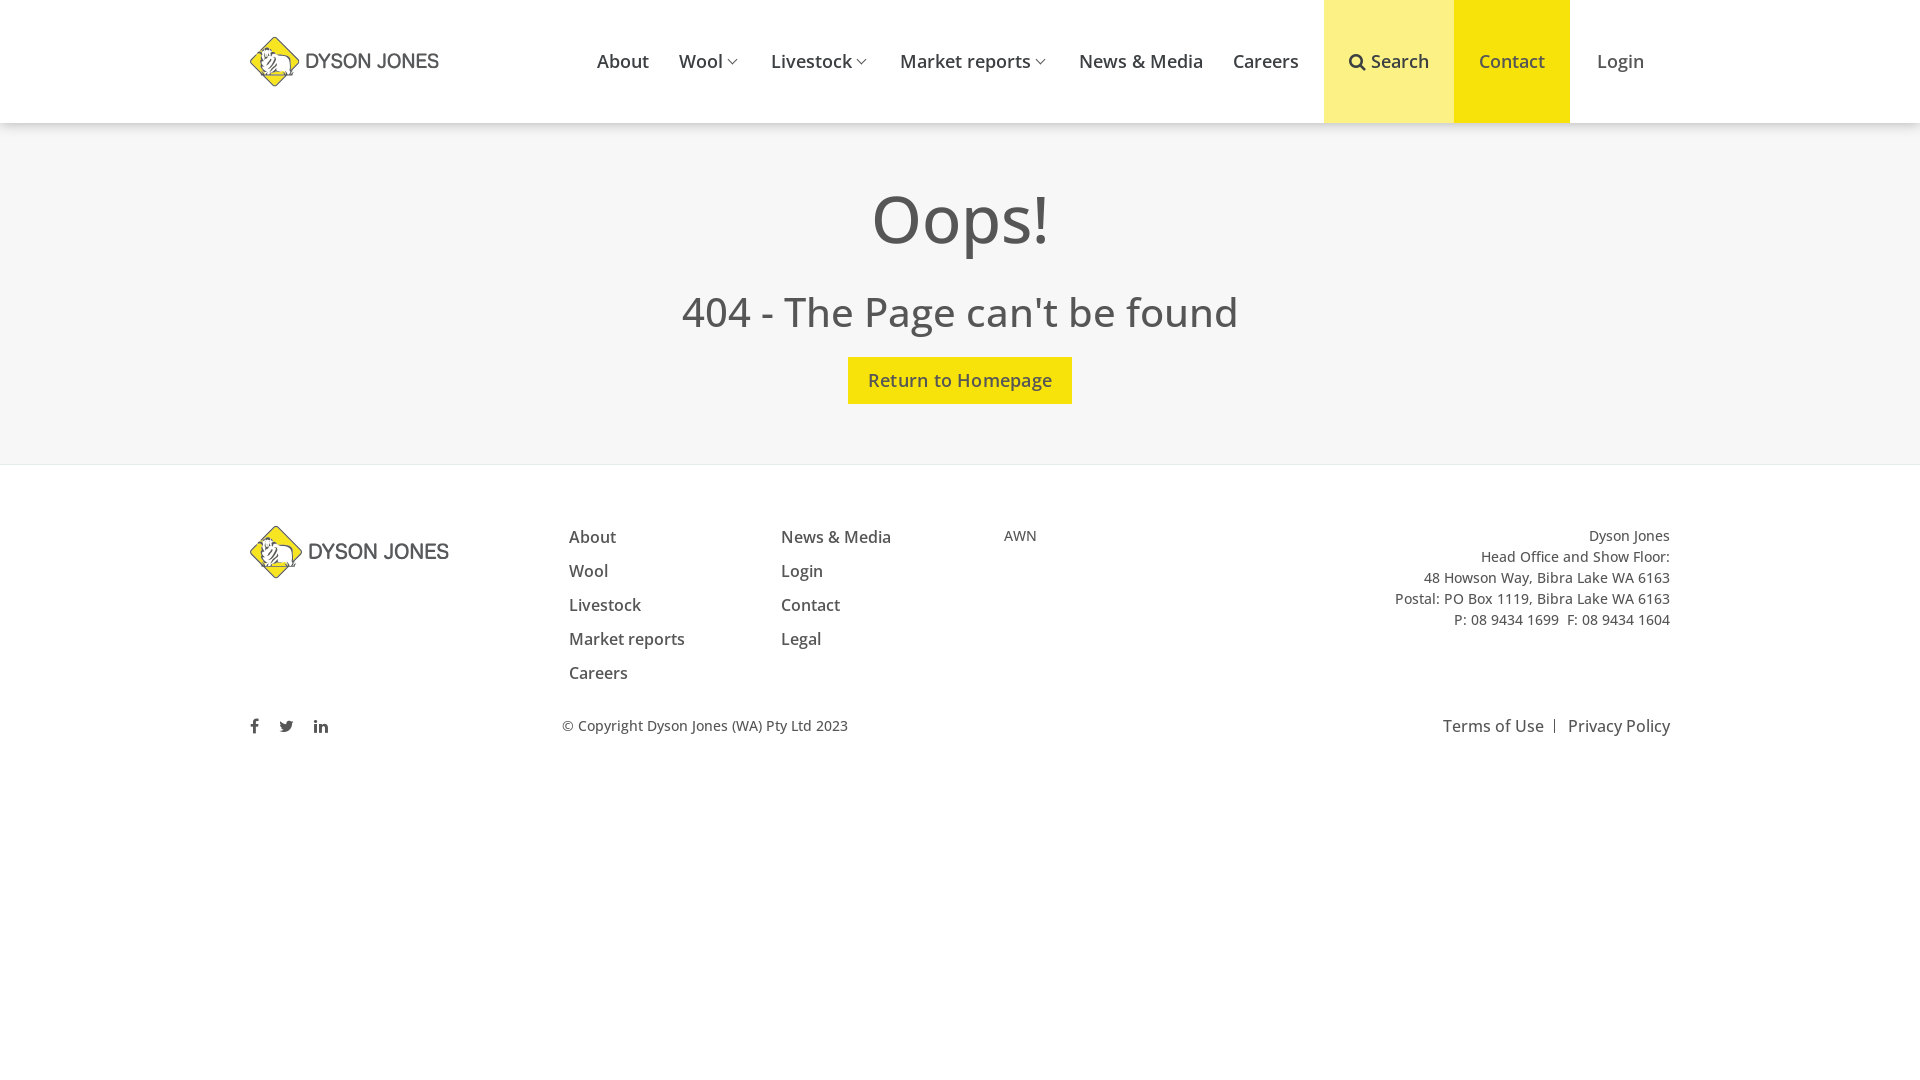 Image resolution: width=1920 pixels, height=1080 pixels. Describe the element at coordinates (1618, 725) in the screenshot. I see `'Privacy Policy'` at that location.